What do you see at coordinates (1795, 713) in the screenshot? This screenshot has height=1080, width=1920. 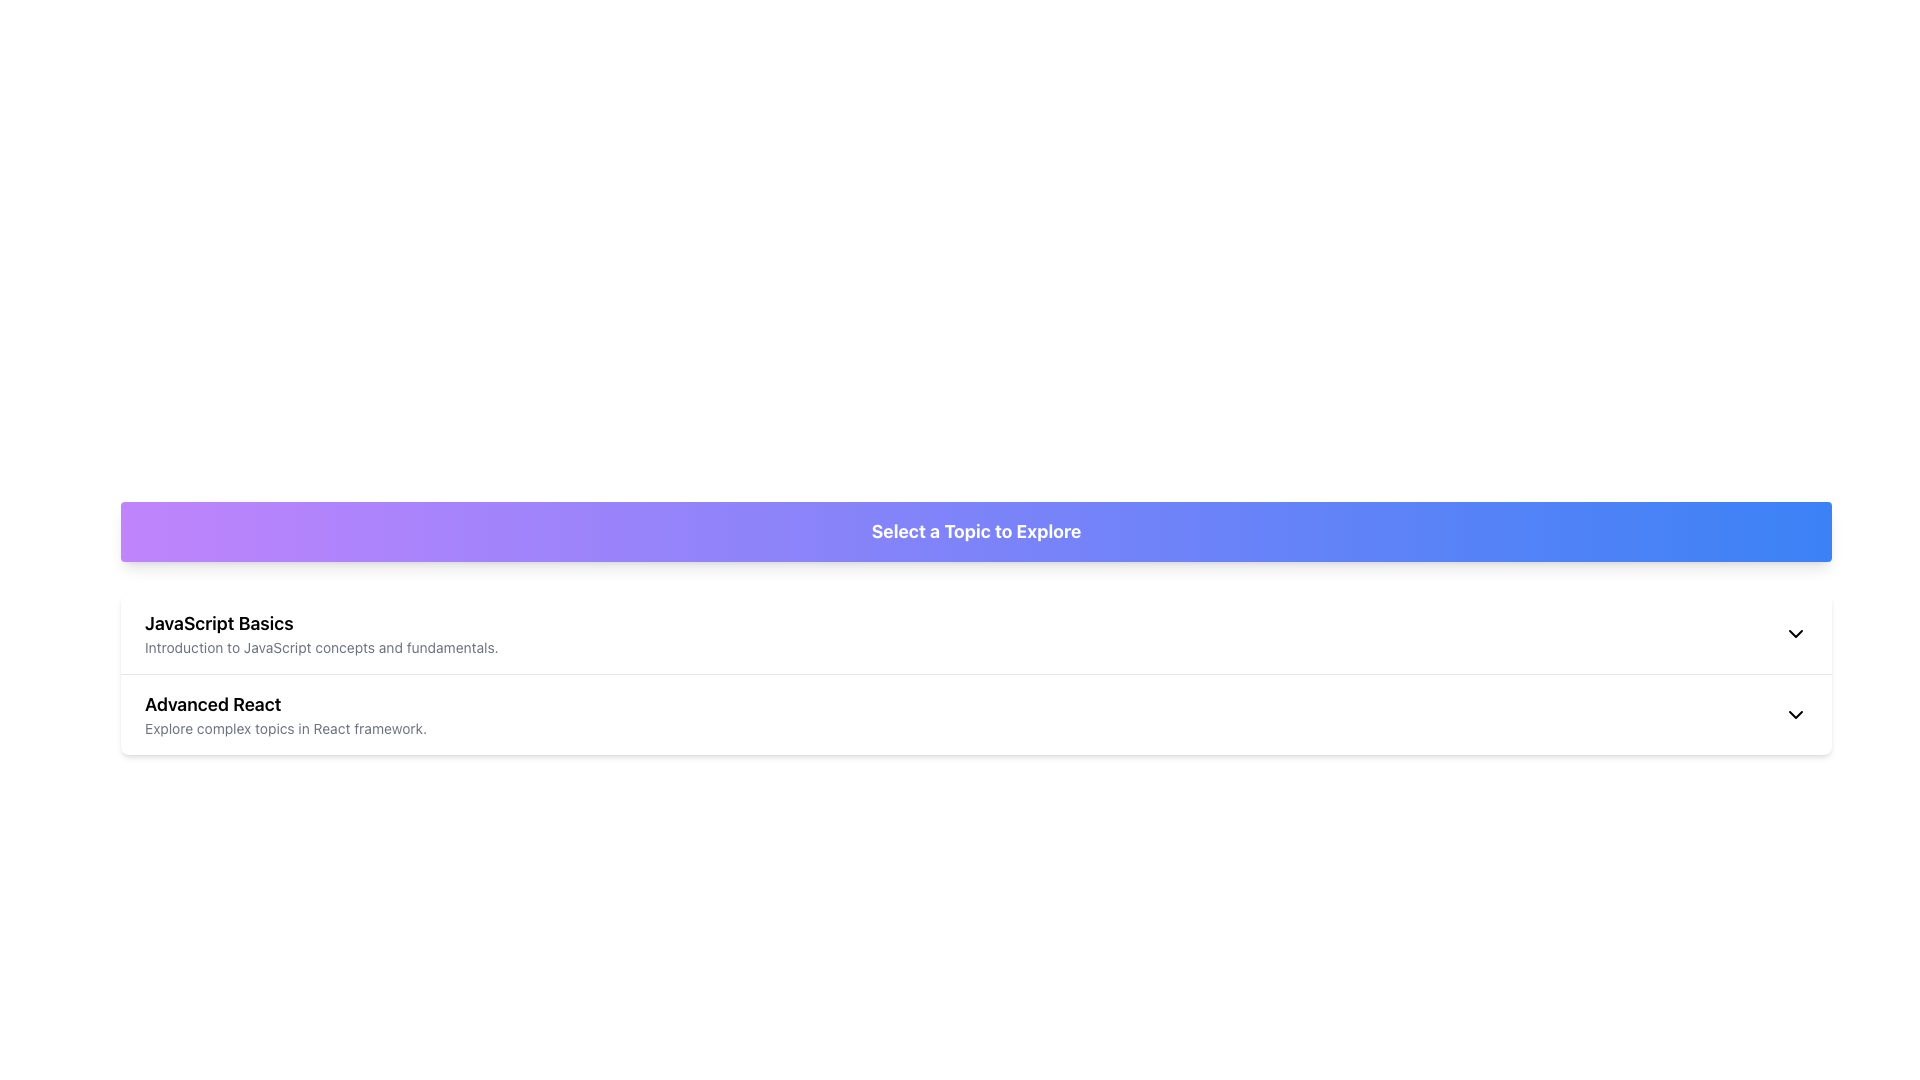 I see `the chevron-down icon indicating a dropdown within the 'Advanced React' section, located to the far-right of the section, next to the text 'Explore complex topics in React framework.'` at bounding box center [1795, 713].